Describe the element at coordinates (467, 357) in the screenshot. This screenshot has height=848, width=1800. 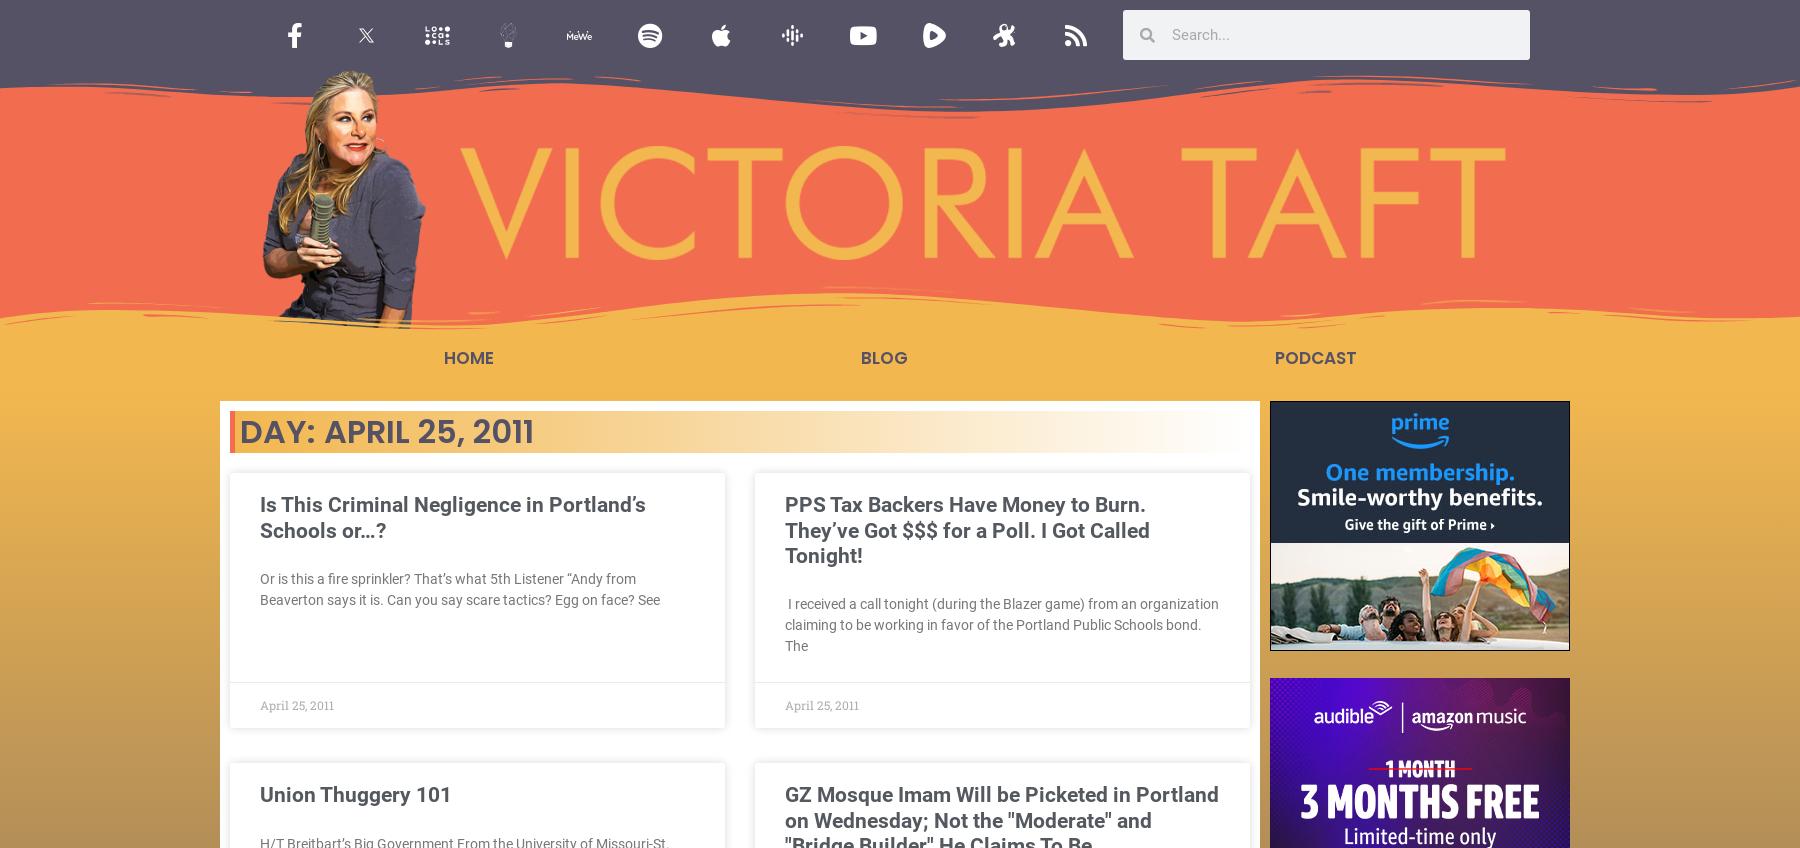
I see `'Home'` at that location.